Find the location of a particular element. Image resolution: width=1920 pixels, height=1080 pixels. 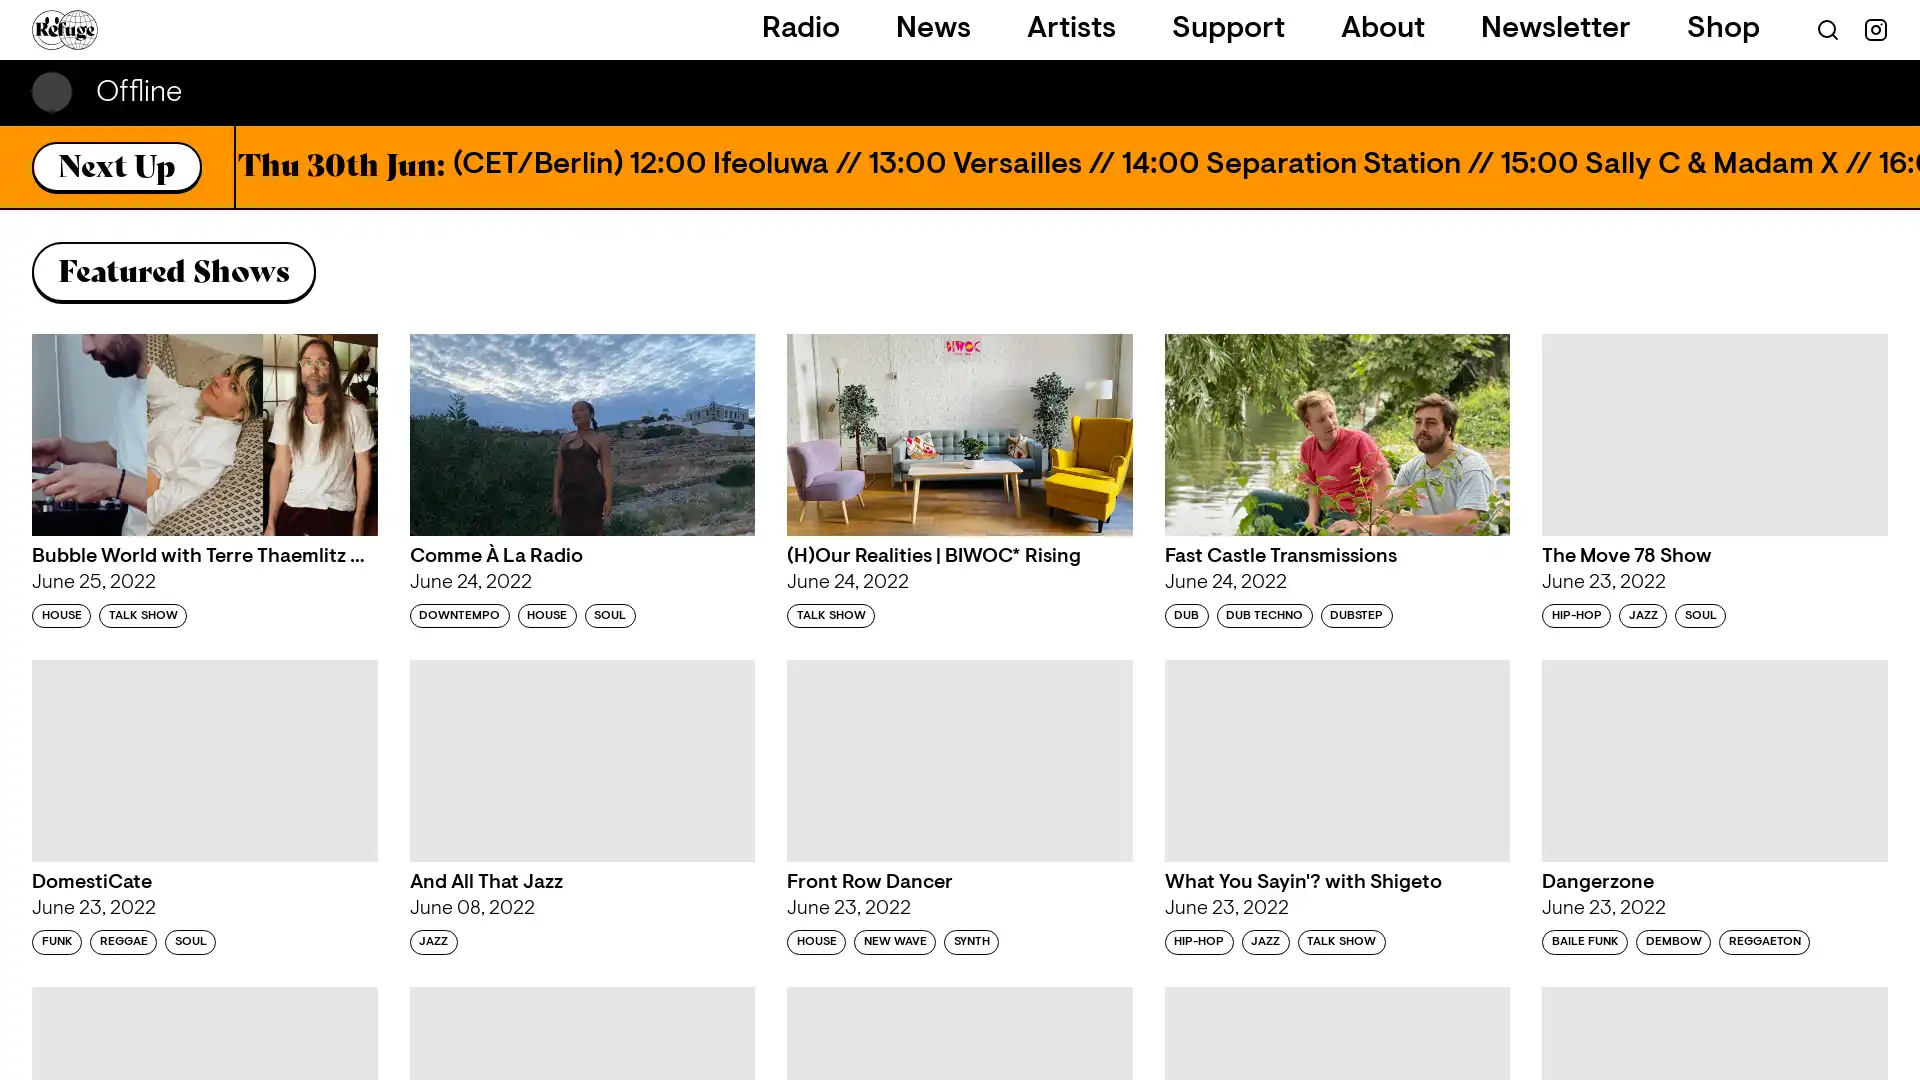

Front Row Dancer is located at coordinates (958, 760).